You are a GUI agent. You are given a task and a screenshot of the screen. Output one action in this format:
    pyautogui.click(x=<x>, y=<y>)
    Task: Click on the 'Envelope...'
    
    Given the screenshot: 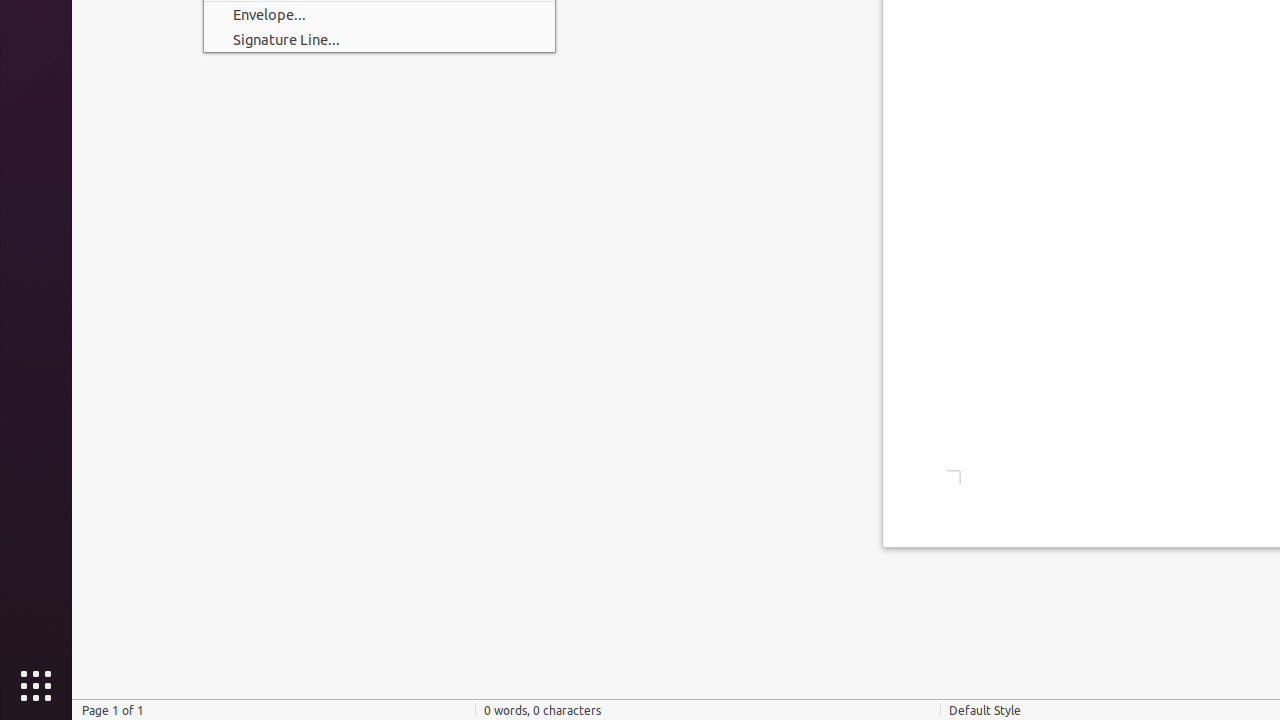 What is the action you would take?
    pyautogui.click(x=379, y=14)
    